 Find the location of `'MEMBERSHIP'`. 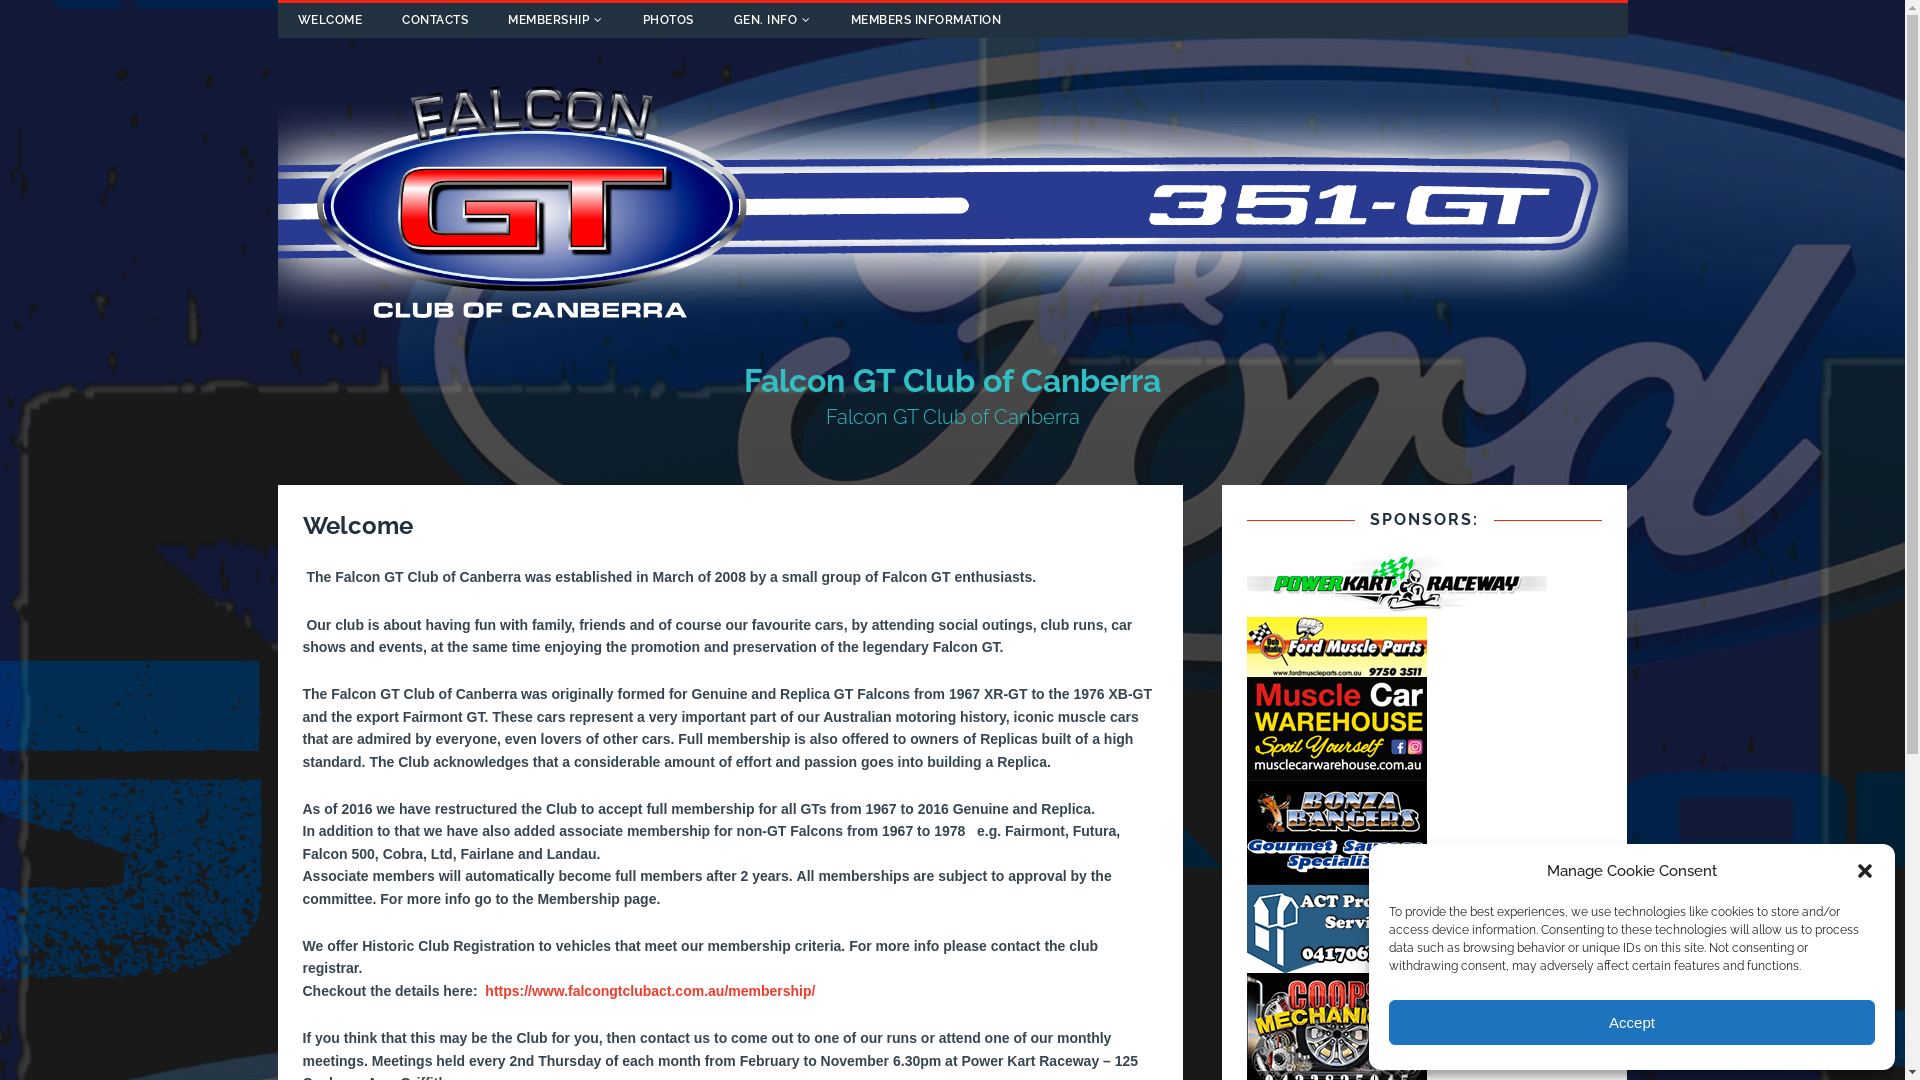

'MEMBERSHIP' is located at coordinates (555, 20).